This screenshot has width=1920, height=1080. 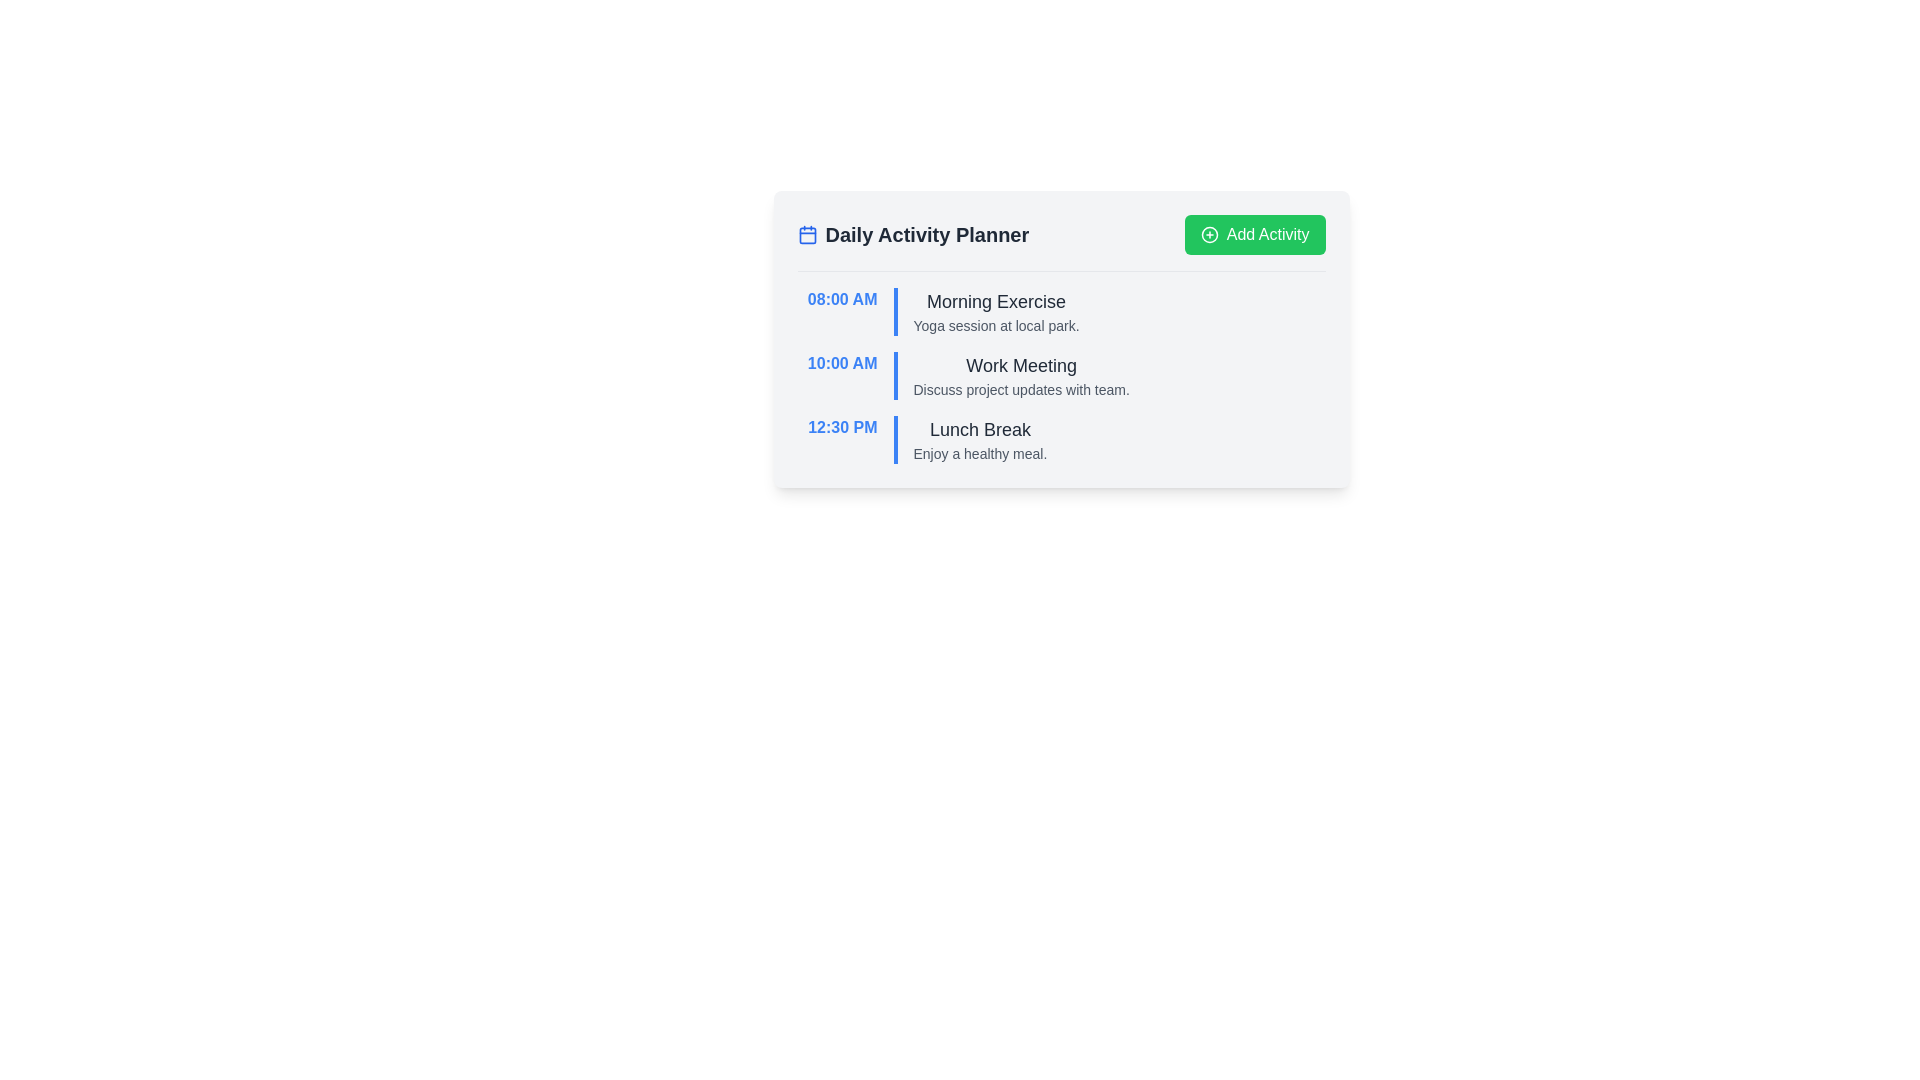 I want to click on the title text indicating the lunch break scheduled at 12:30 PM, which is positioned above the supporting text 'Enjoy a healthy meal.', so click(x=980, y=428).